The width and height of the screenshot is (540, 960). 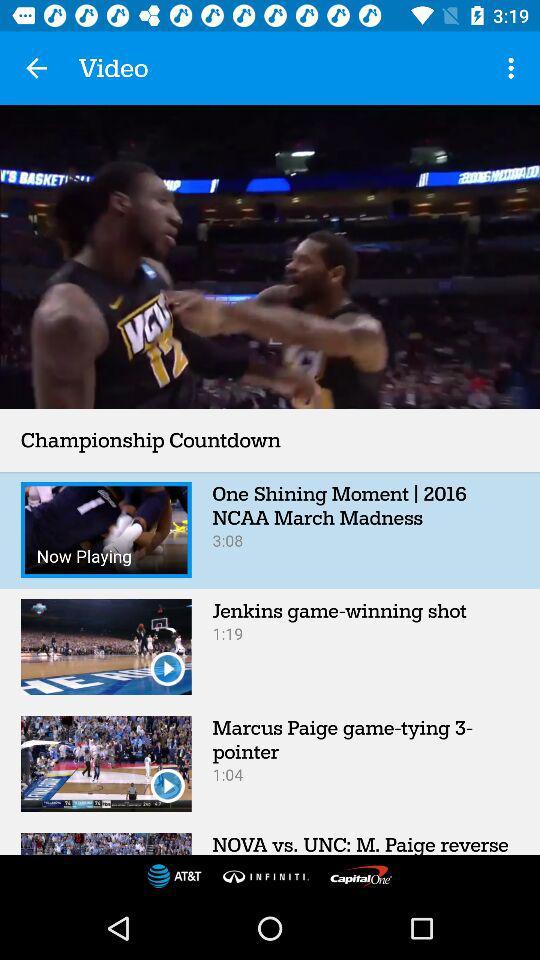 I want to click on app next to video icon, so click(x=36, y=68).